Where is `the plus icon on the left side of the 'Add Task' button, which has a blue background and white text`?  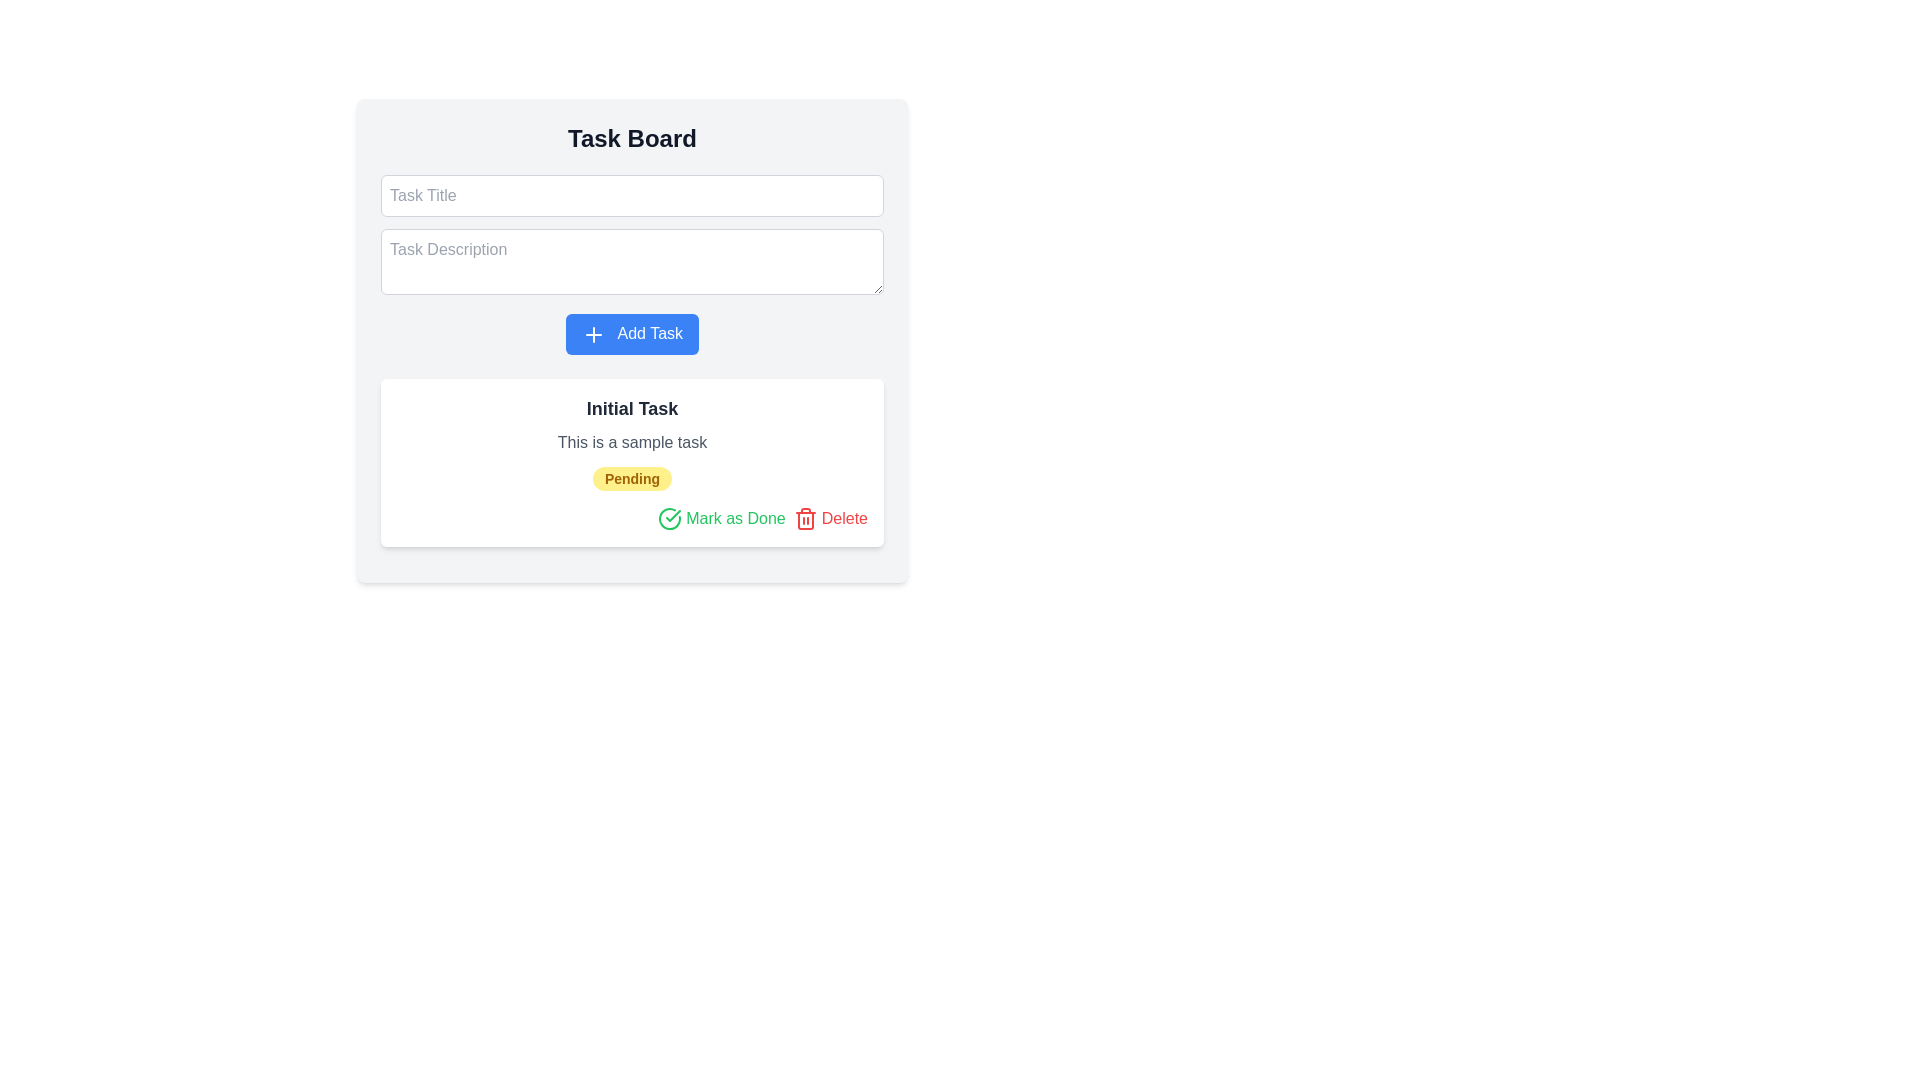
the plus icon on the left side of the 'Add Task' button, which has a blue background and white text is located at coordinates (592, 333).